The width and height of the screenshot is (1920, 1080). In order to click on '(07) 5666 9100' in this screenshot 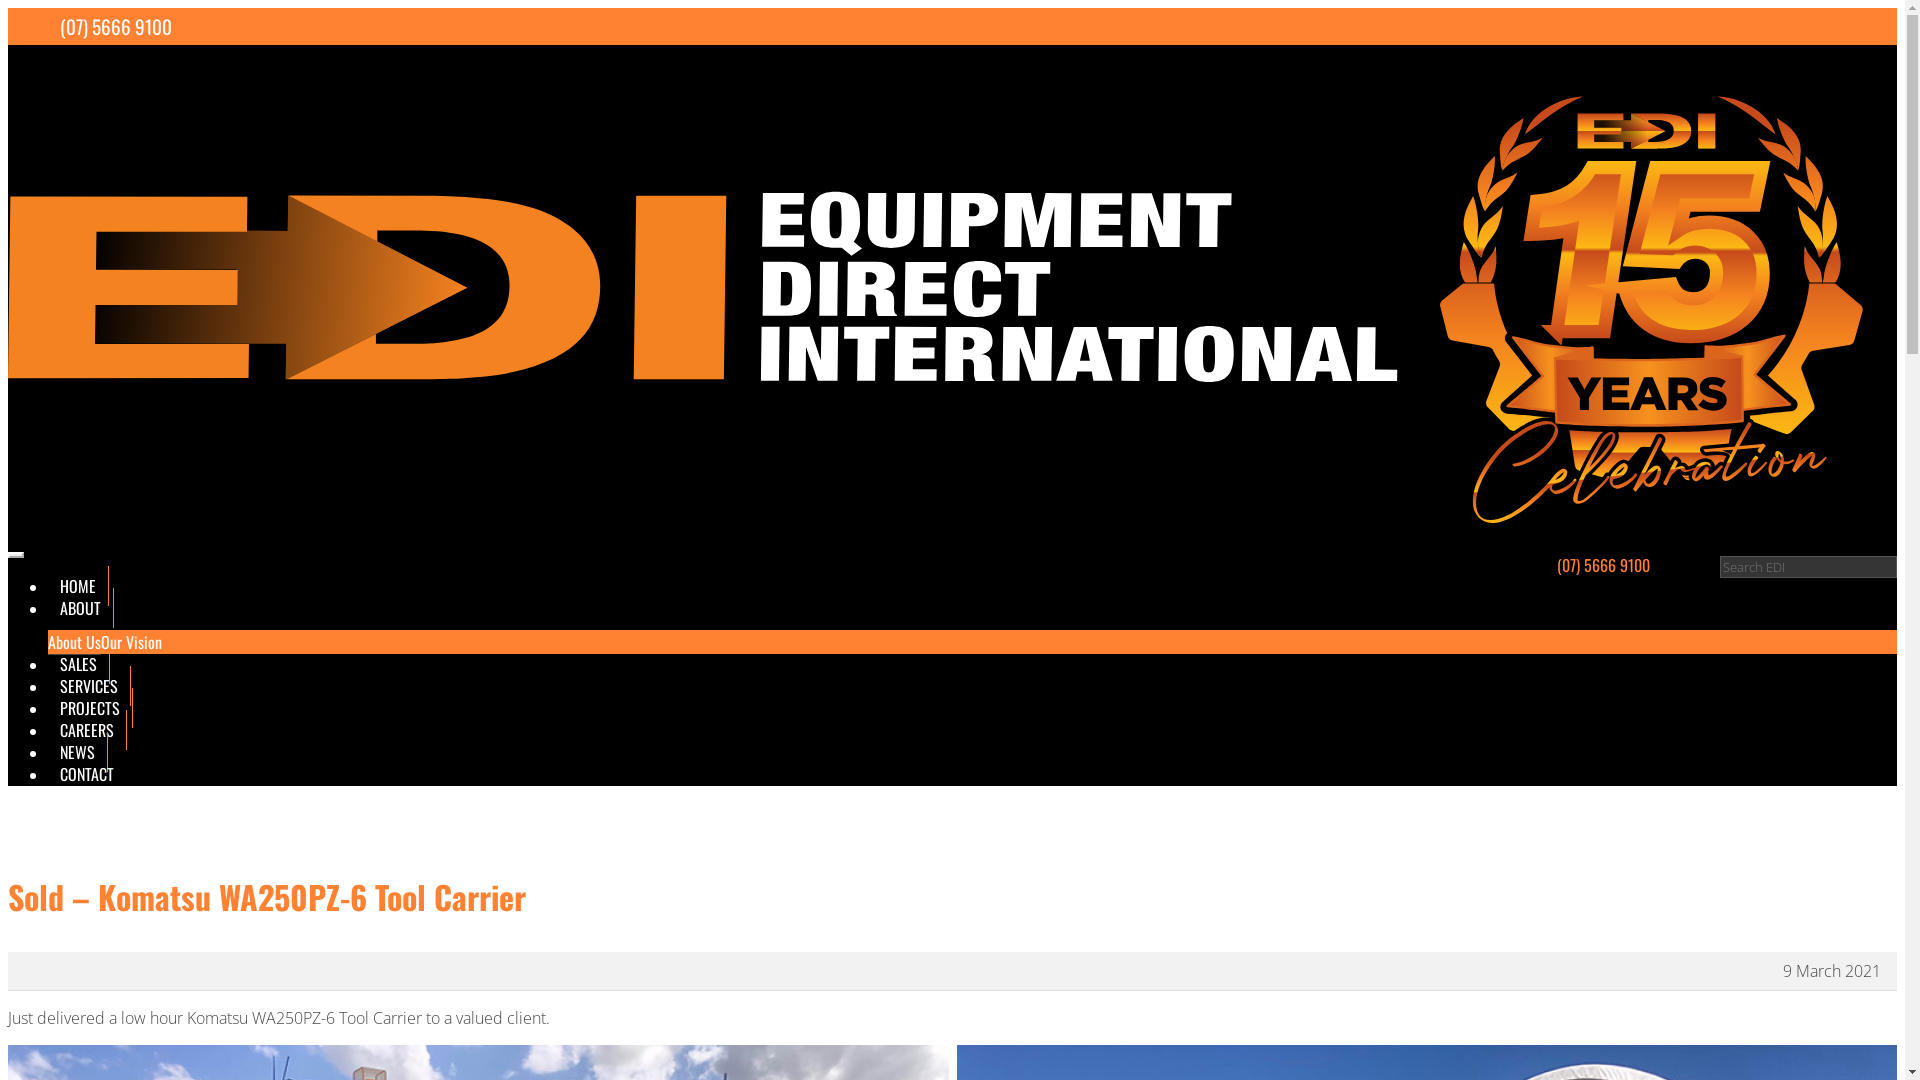, I will do `click(1555, 564)`.